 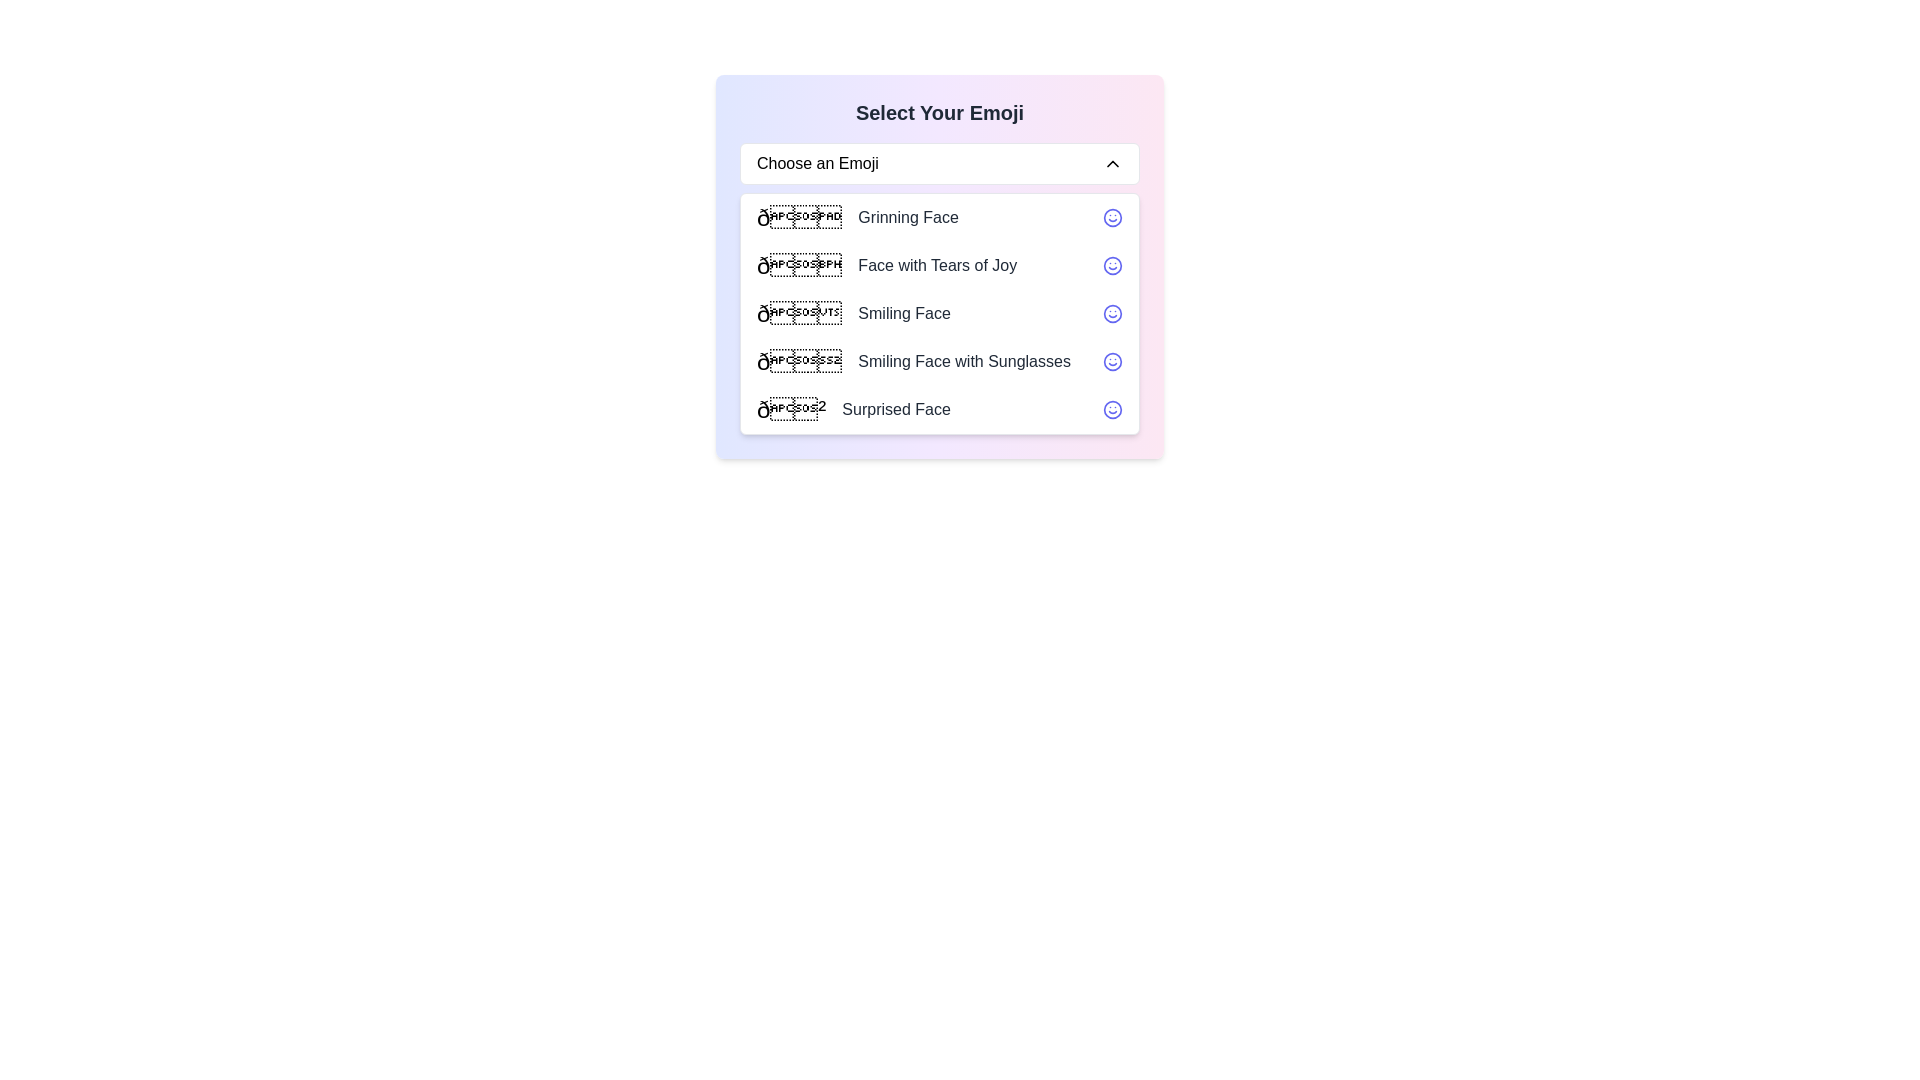 I want to click on the surprised face emoji icon located at the beginning of the 'Surprised Face' list item in the emoji selection dropdown, so click(x=790, y=408).